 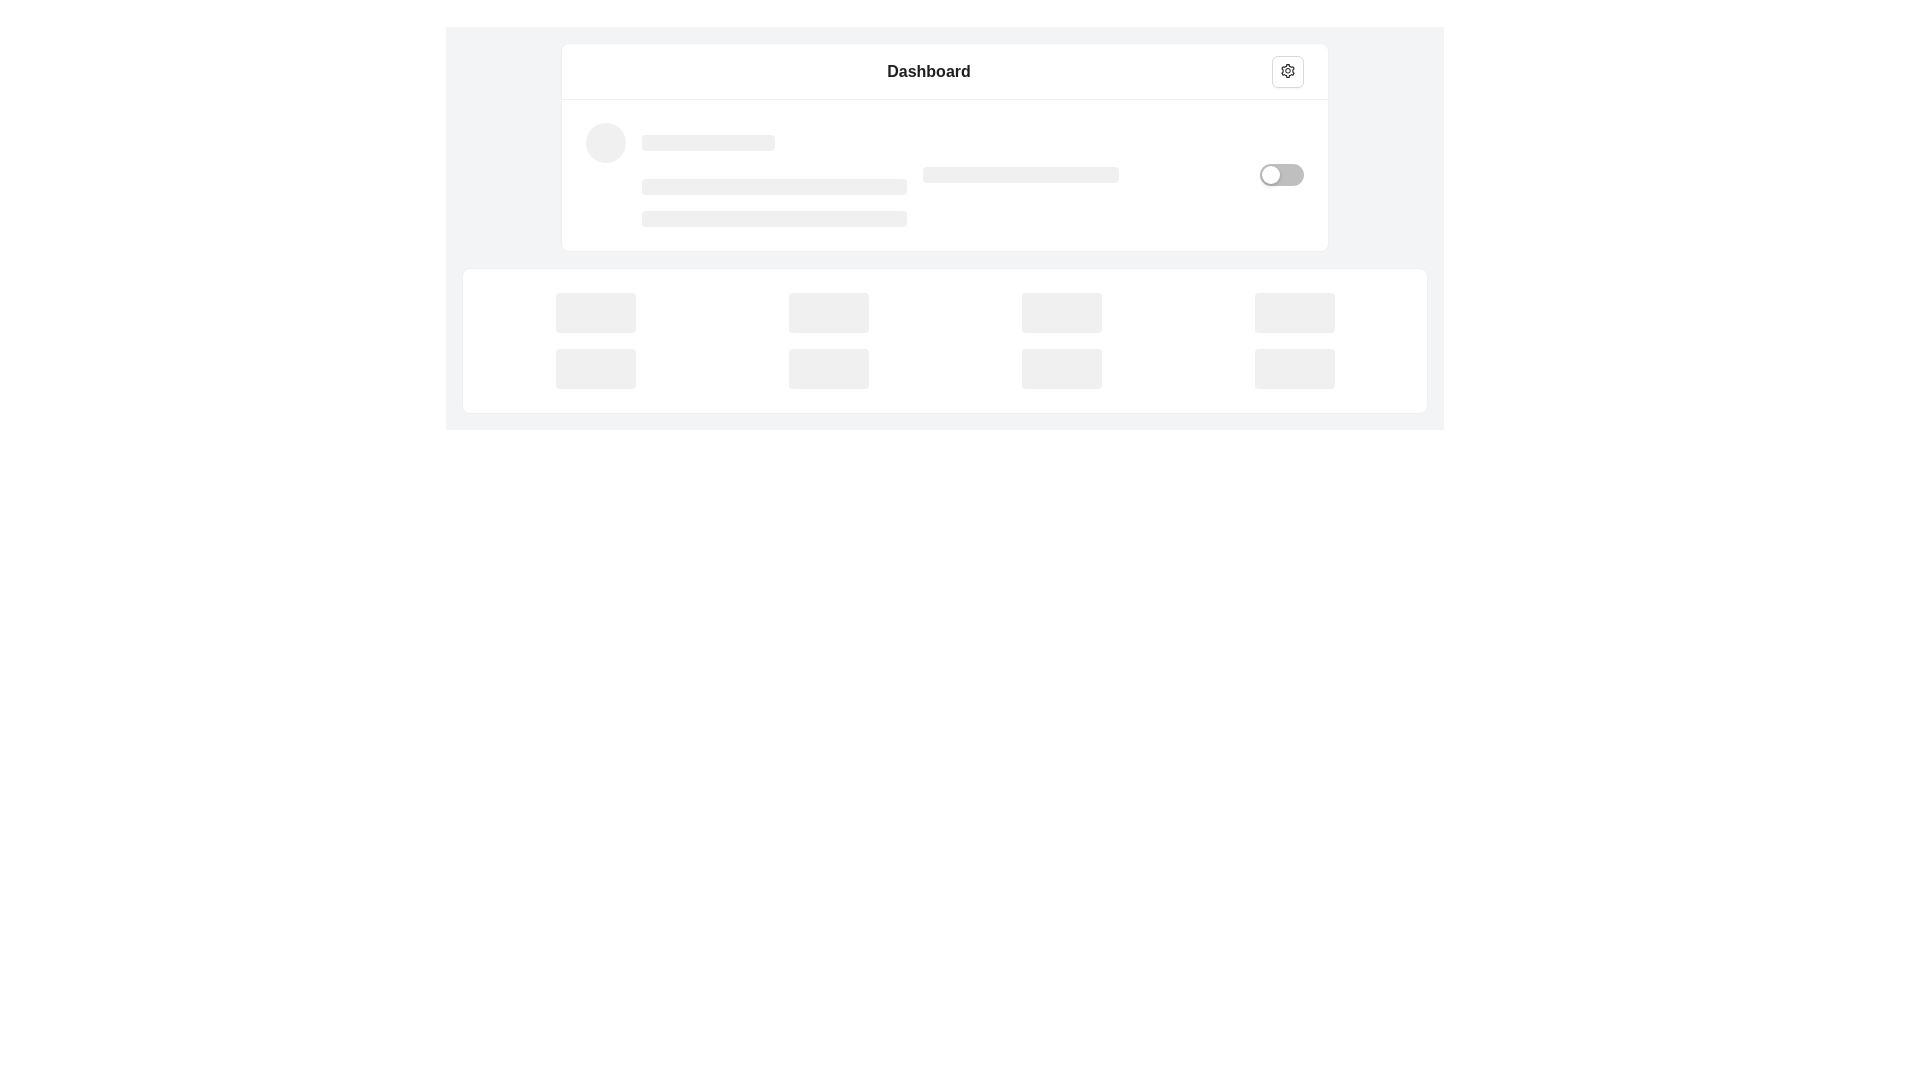 I want to click on text displayed in the Header Section, which is labeled 'Dashboard' in bold, centered font, so click(x=944, y=71).